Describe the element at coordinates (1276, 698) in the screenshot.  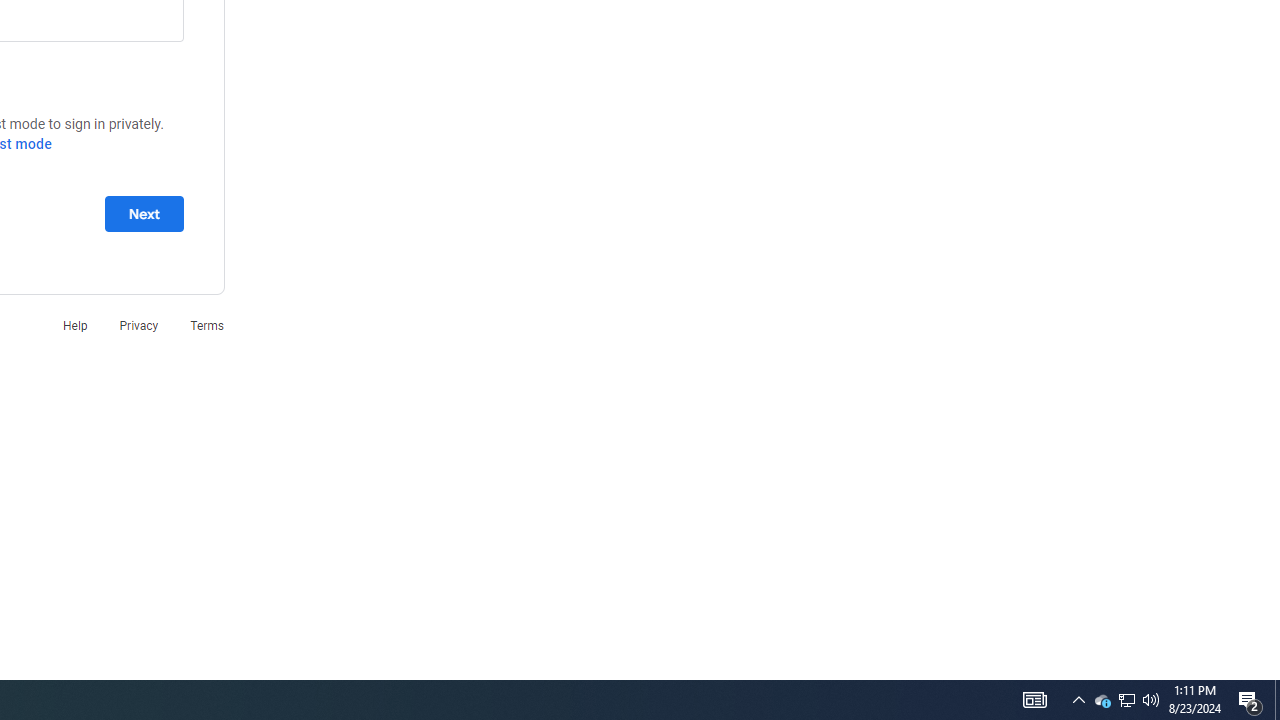
I see `'Show desktop'` at that location.